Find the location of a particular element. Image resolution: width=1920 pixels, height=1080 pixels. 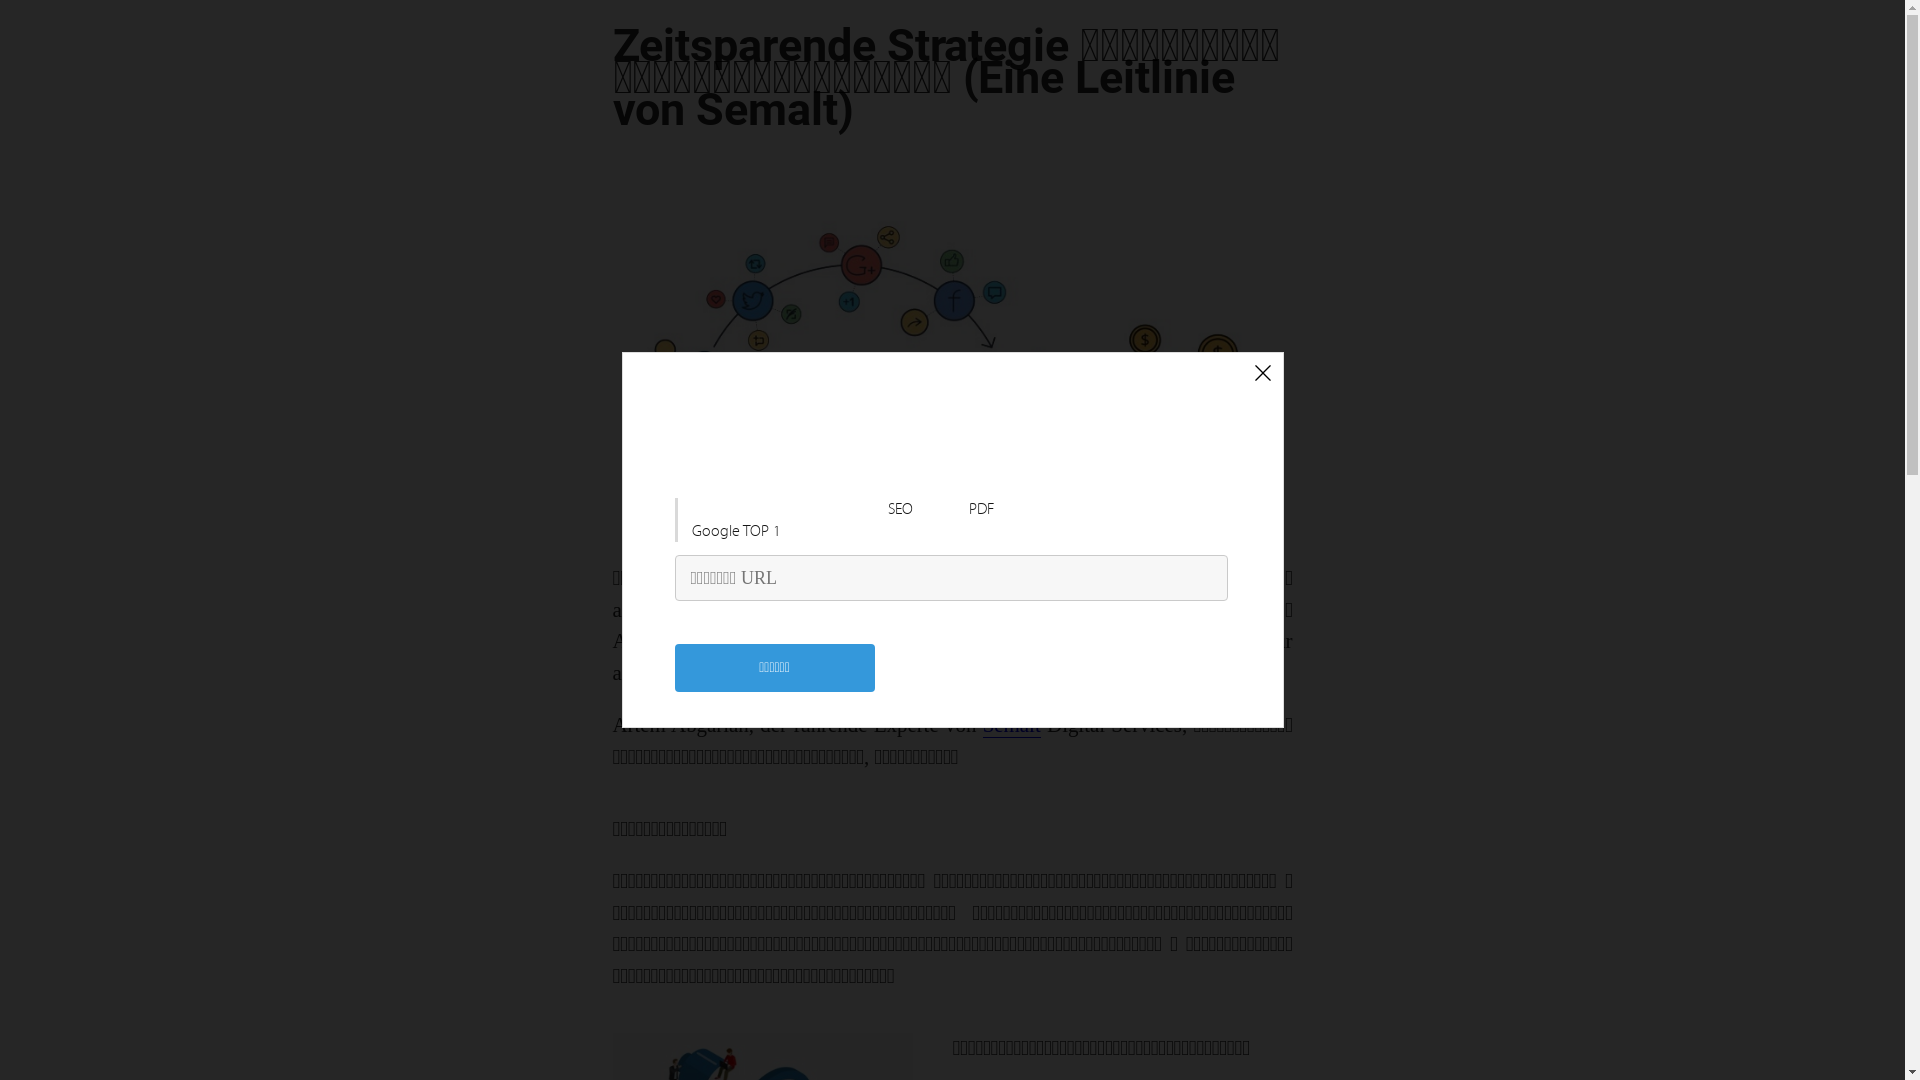

'Semalt' is located at coordinates (1012, 725).